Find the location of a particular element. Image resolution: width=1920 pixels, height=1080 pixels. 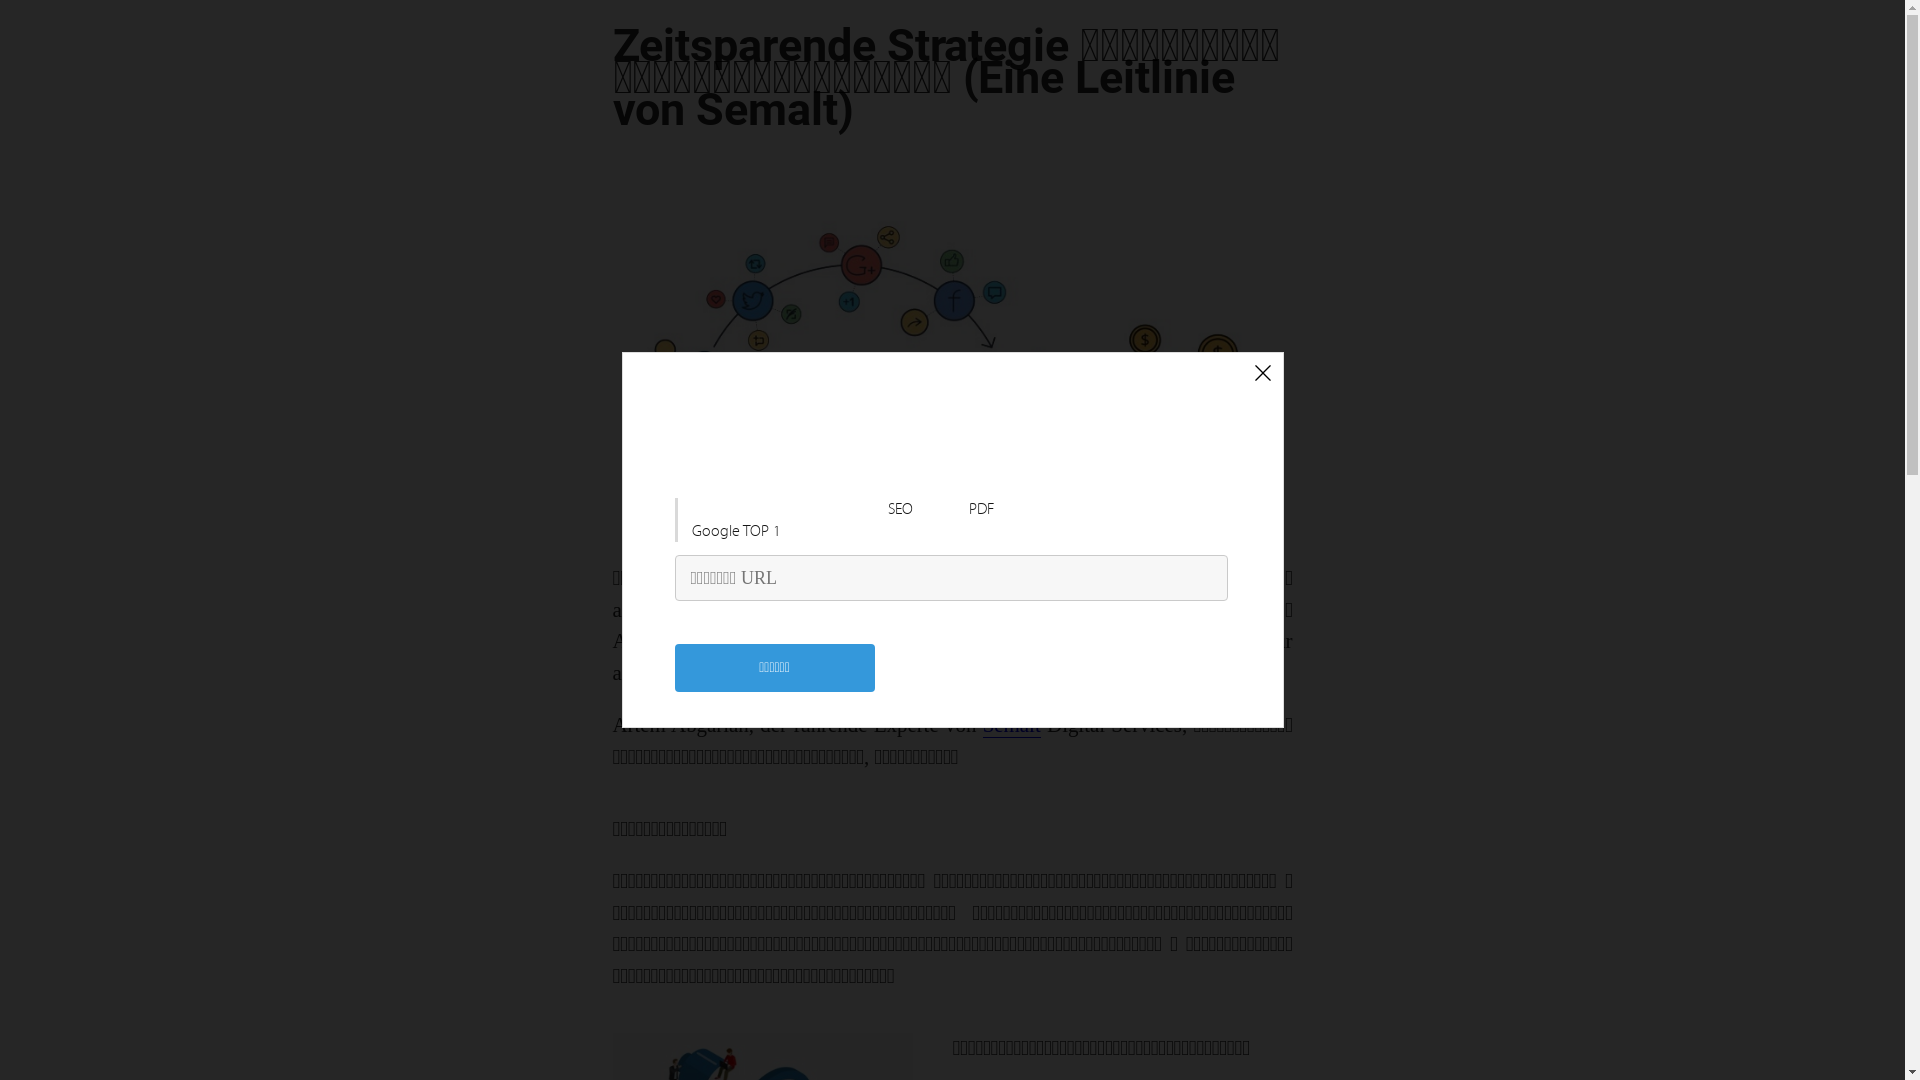

'Semalt' is located at coordinates (1012, 725).